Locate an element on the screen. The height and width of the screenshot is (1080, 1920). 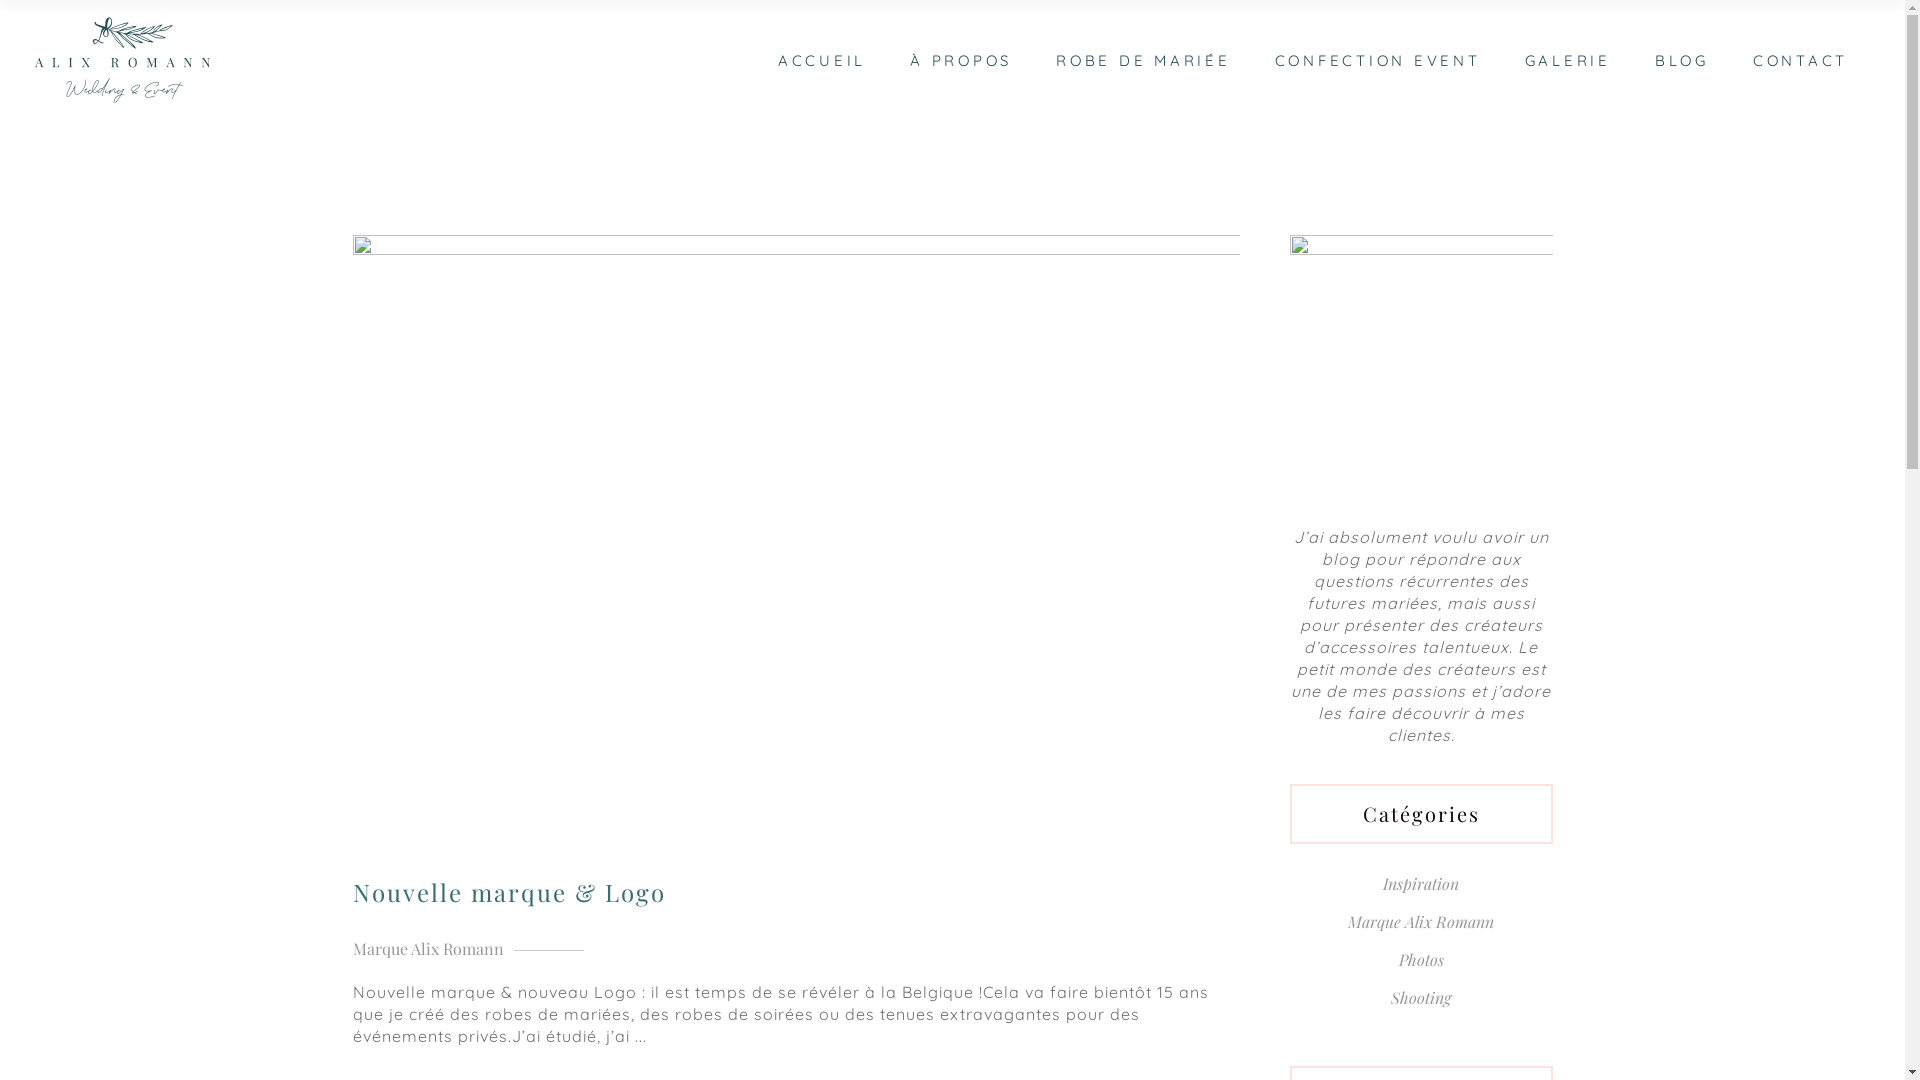
'BLOG' is located at coordinates (1680, 59).